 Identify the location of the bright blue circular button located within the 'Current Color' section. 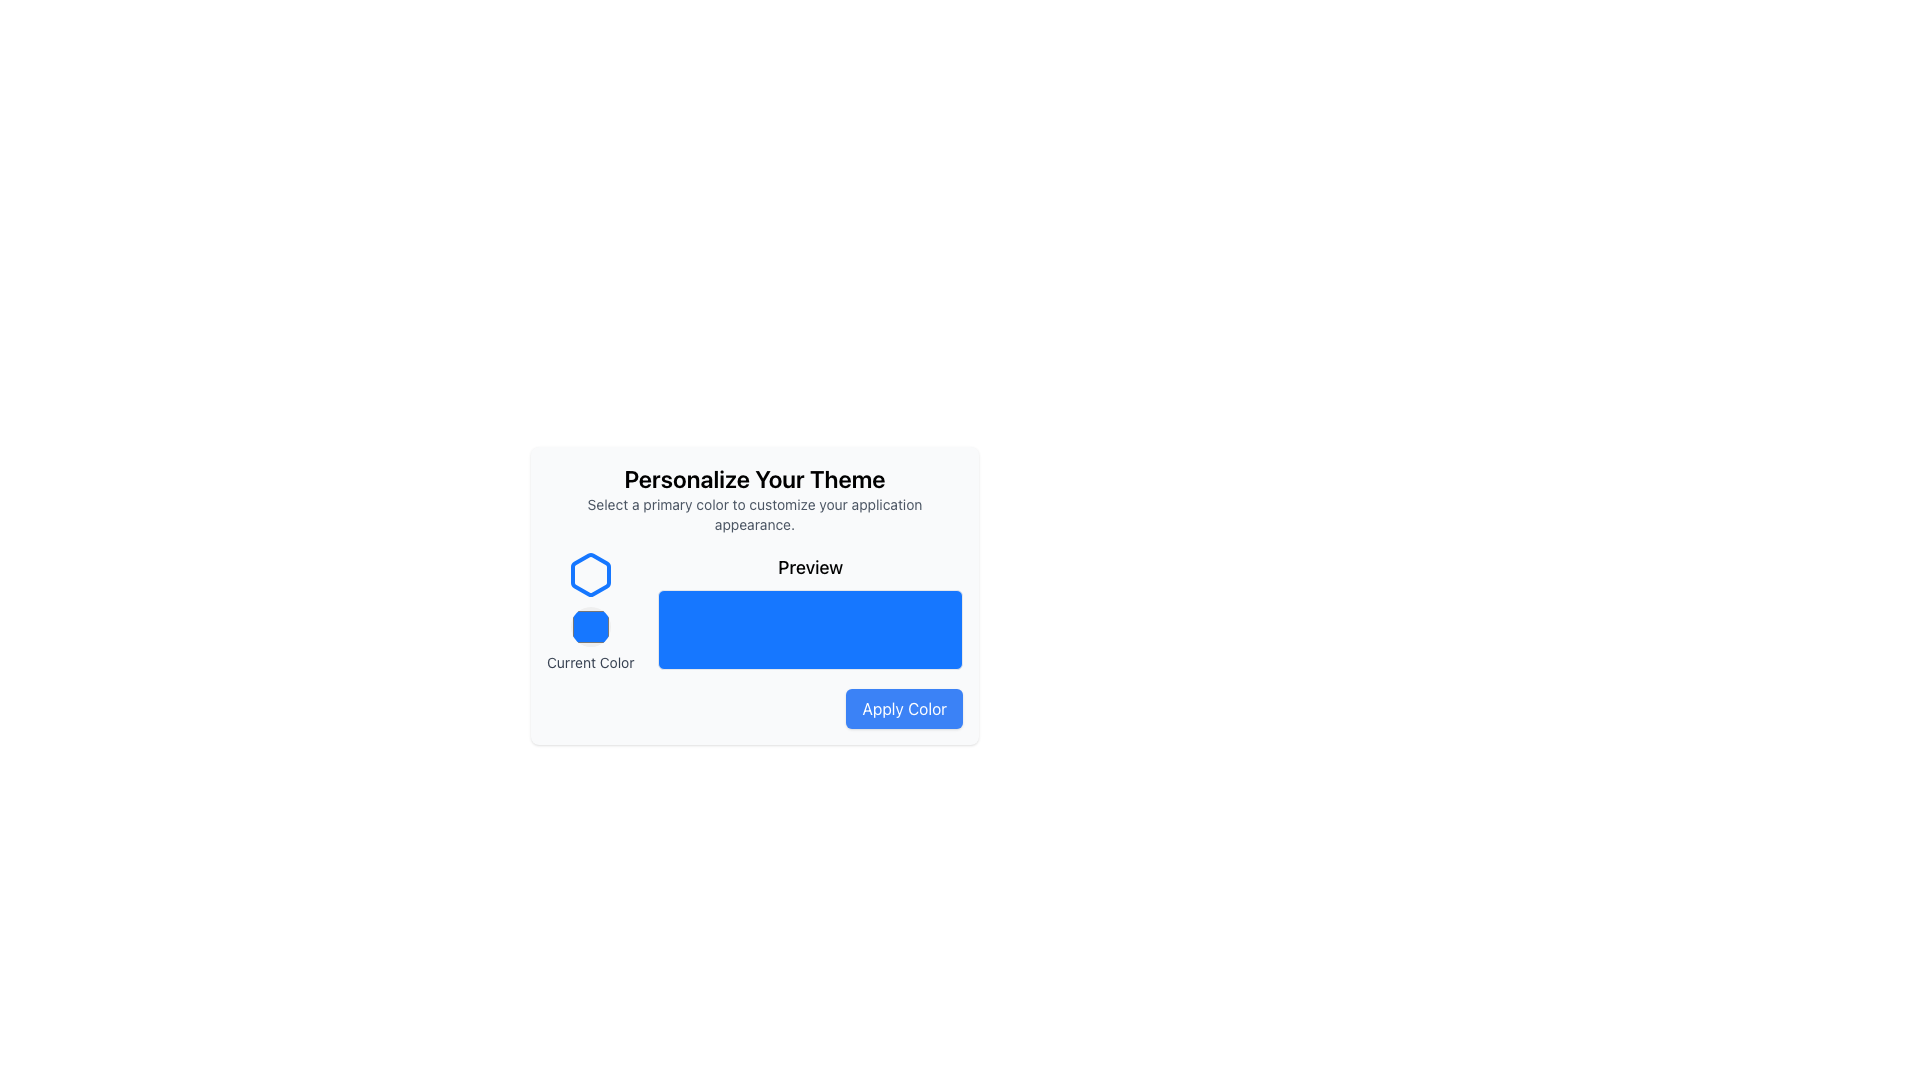
(589, 626).